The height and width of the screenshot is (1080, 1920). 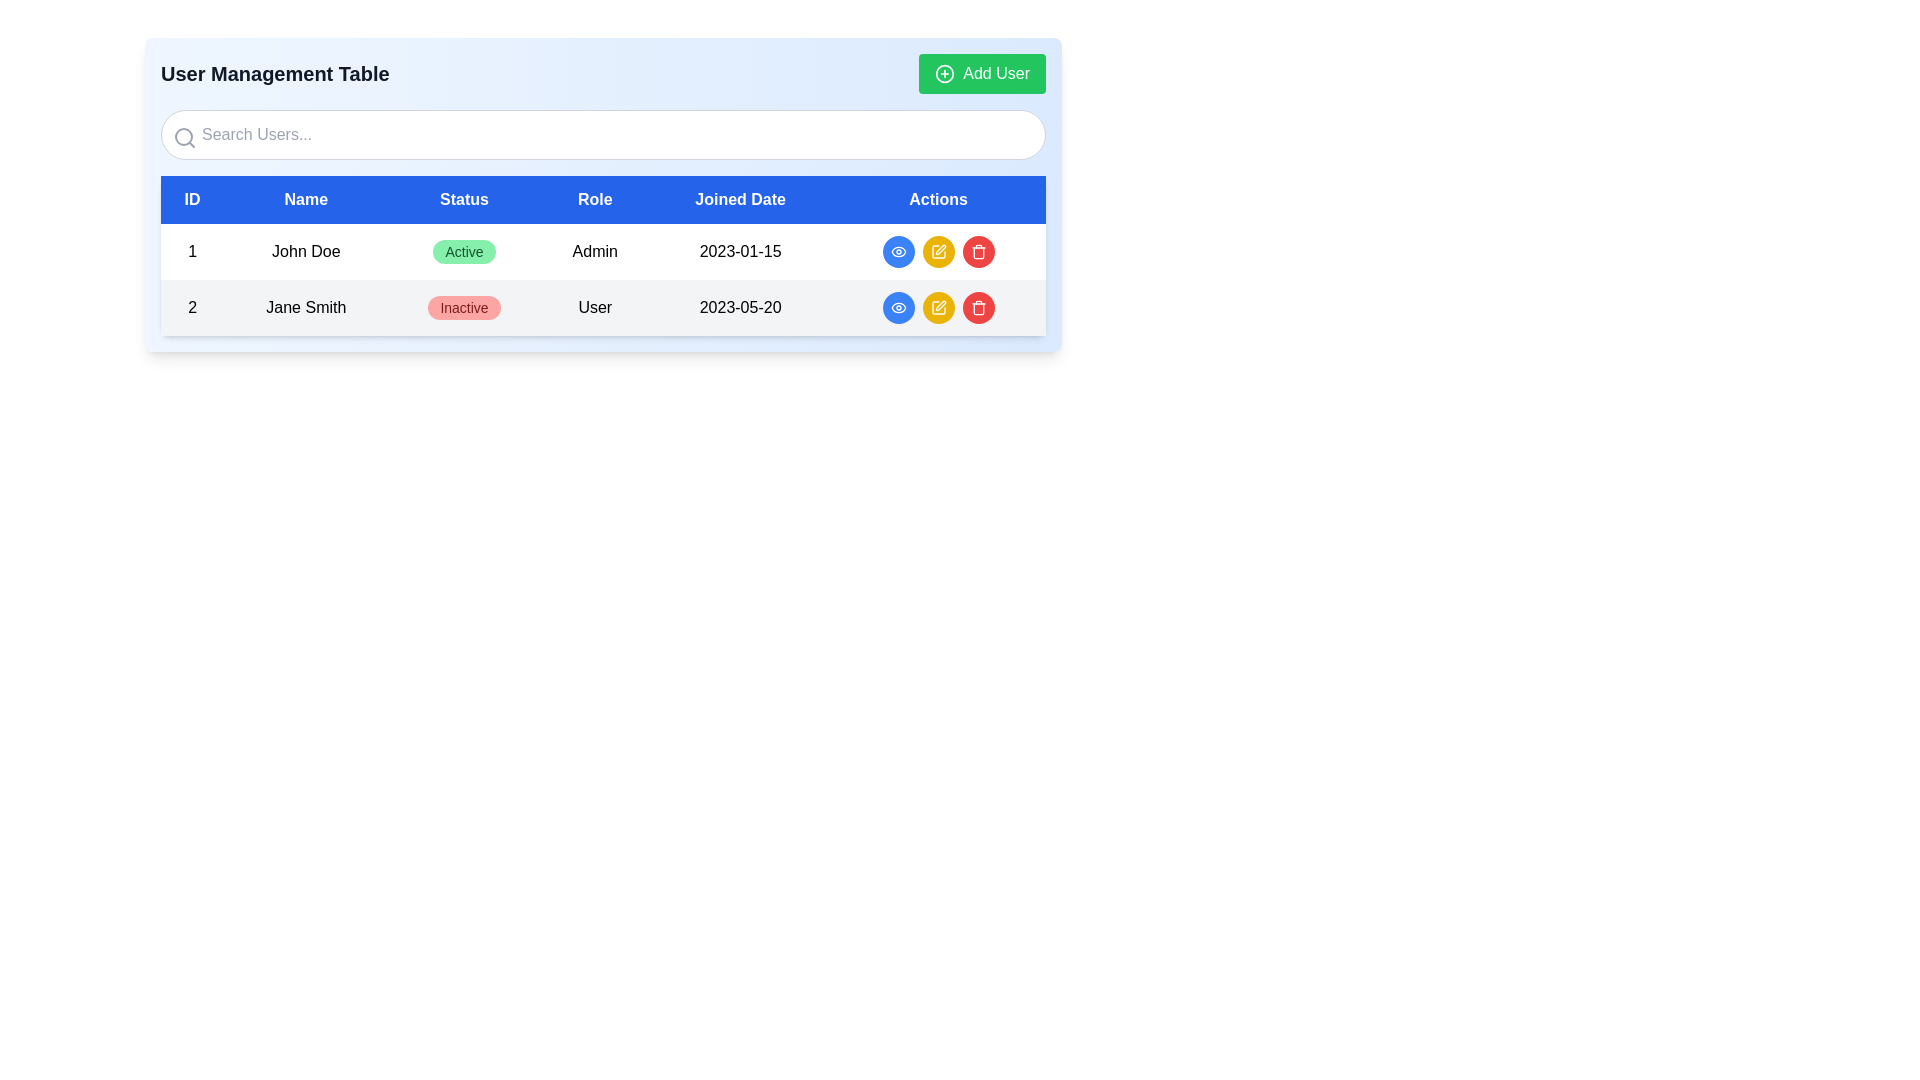 I want to click on the Text element displaying the number '2' in bold font, located in the first cell of the second row under the 'ID' header in a table, so click(x=192, y=308).